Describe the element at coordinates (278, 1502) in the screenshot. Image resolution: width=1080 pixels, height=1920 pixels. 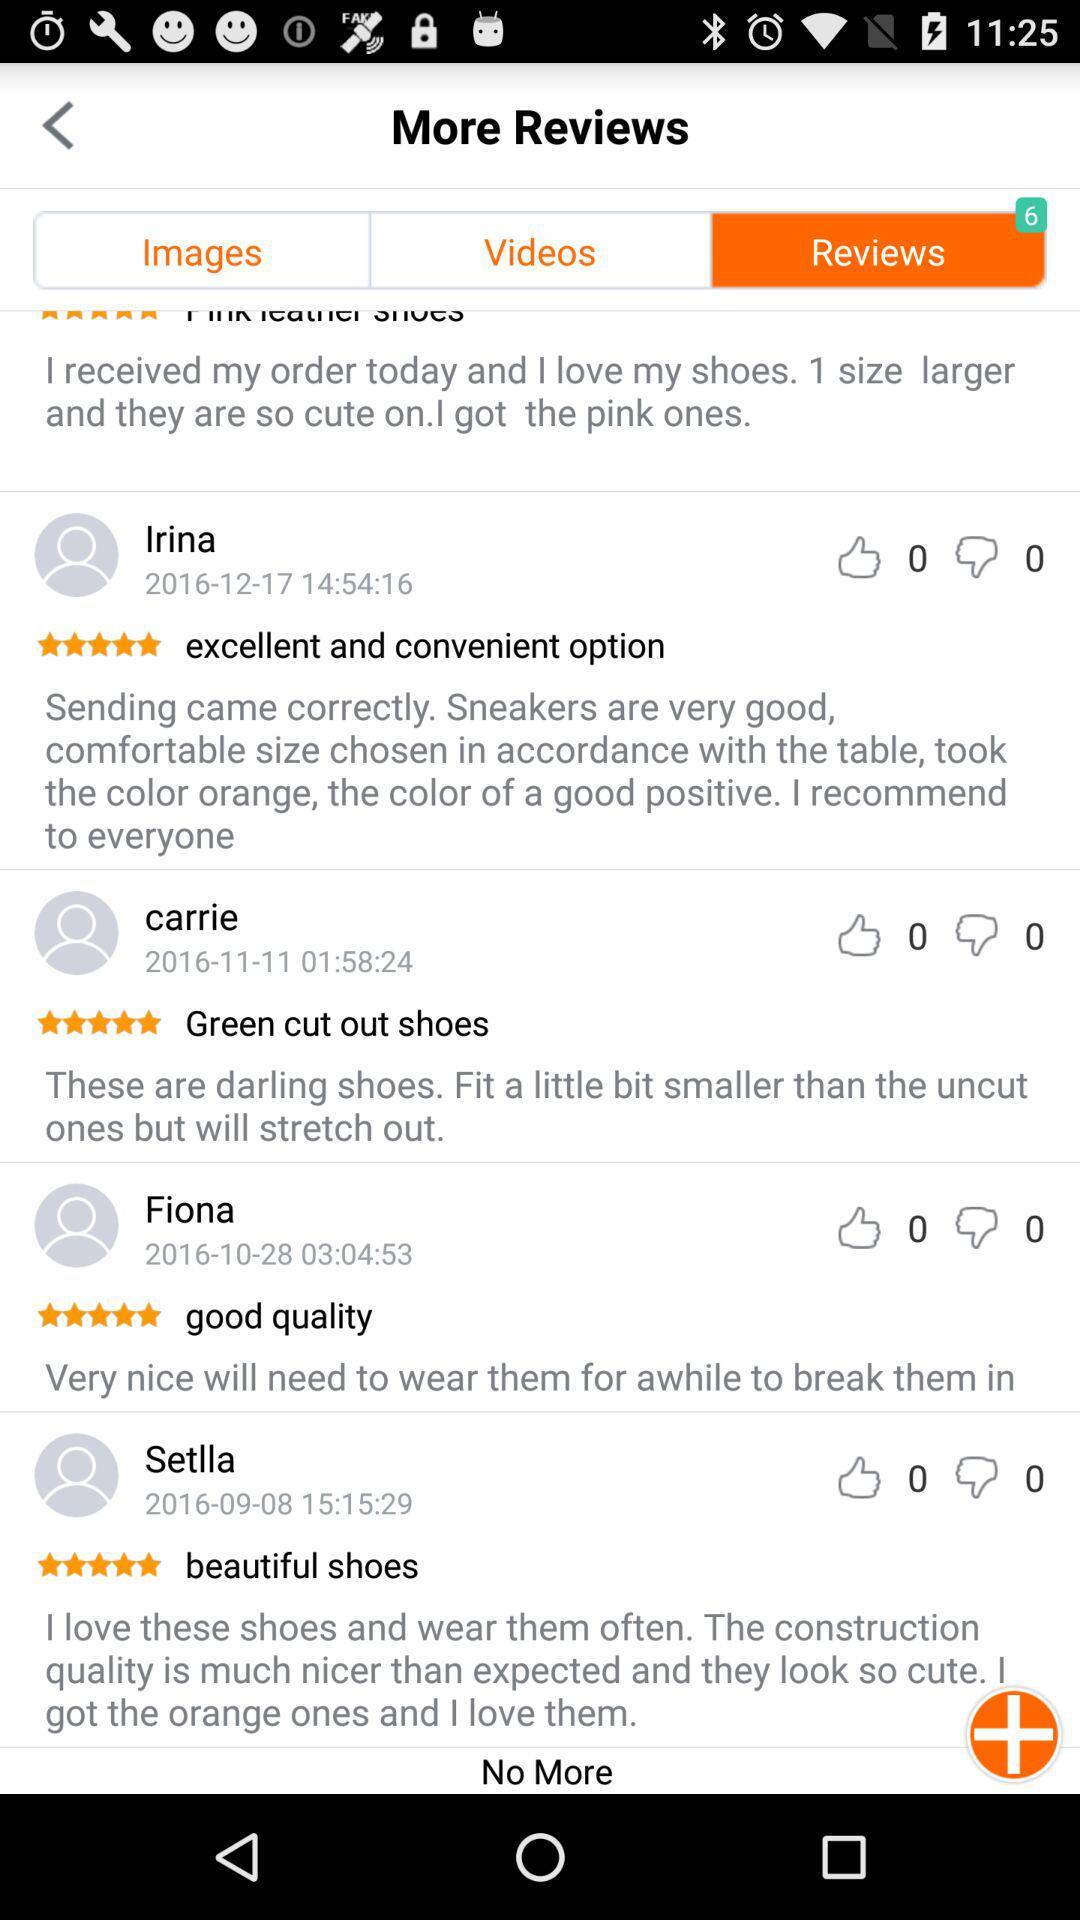
I see `2016 09 08` at that location.